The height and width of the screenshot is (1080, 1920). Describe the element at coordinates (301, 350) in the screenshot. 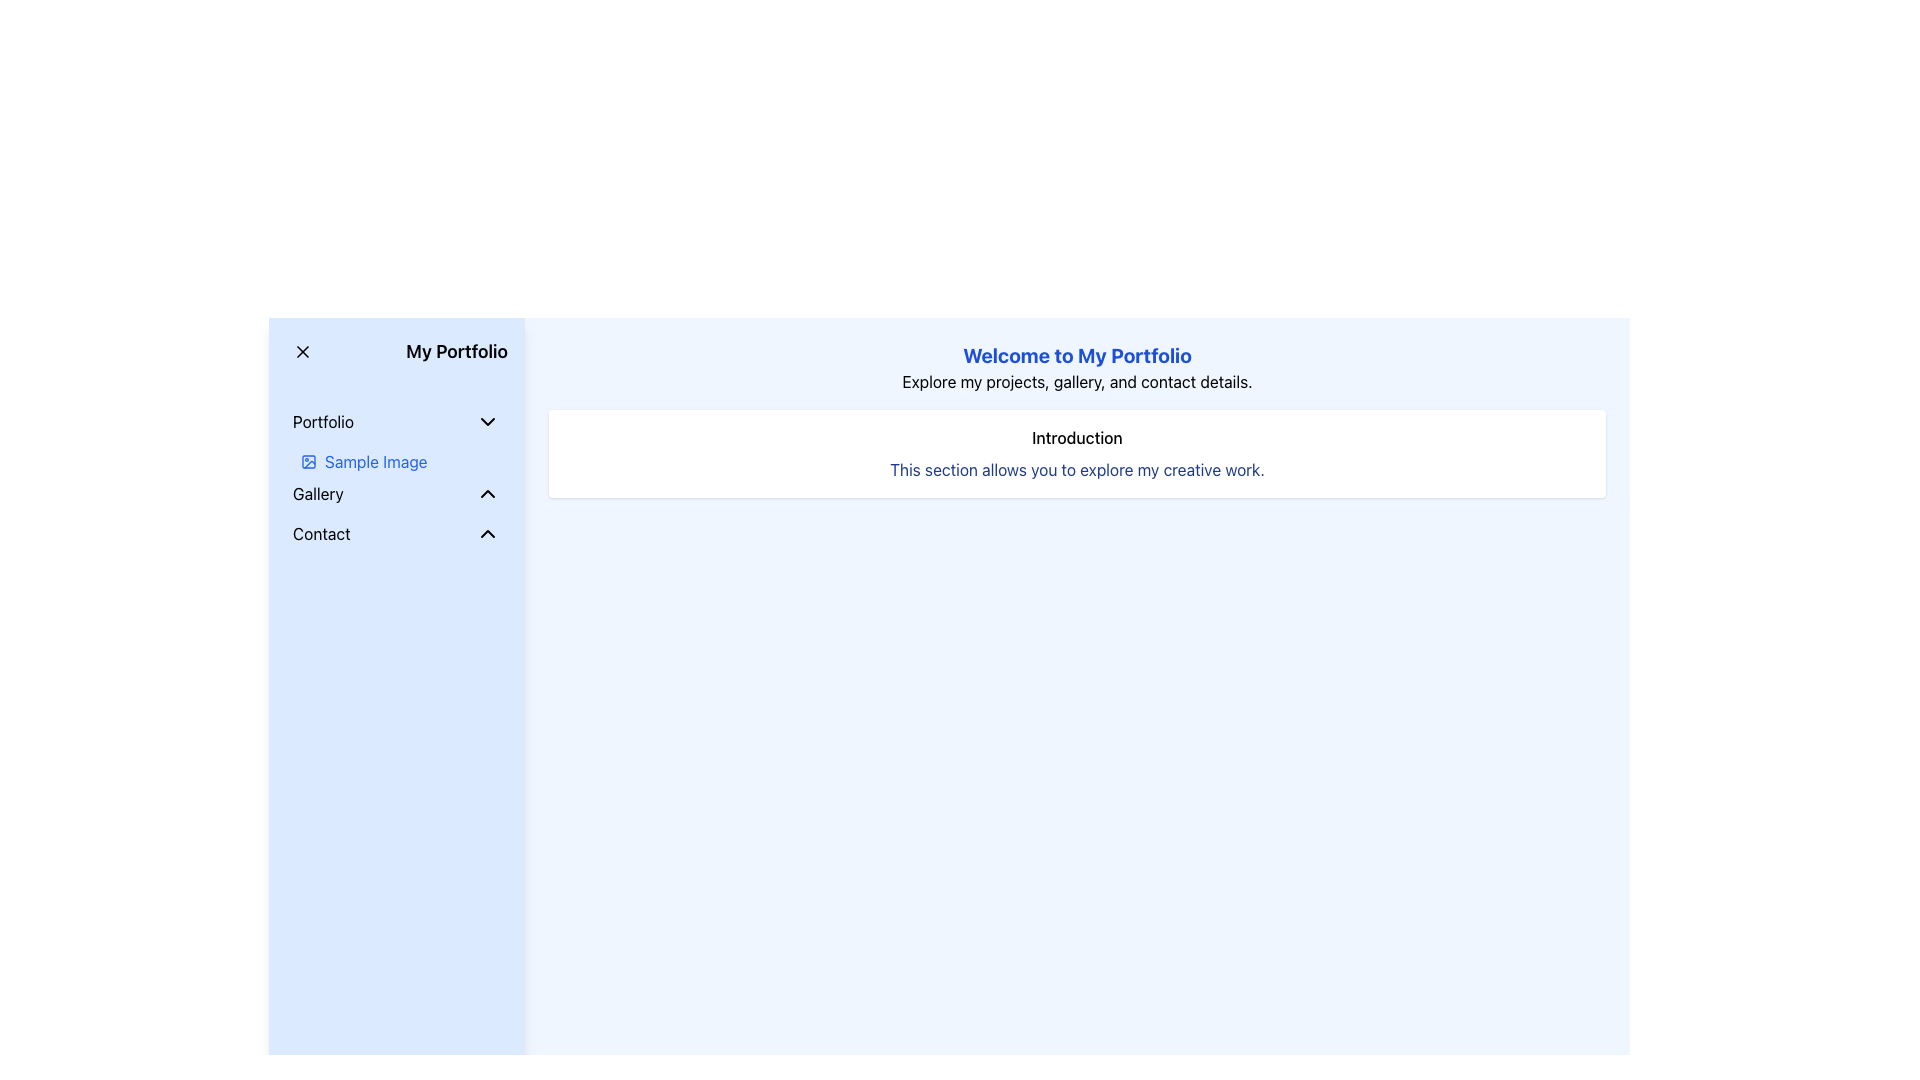

I see `the black 'X' icon located in the top left corner of the sidebar` at that location.